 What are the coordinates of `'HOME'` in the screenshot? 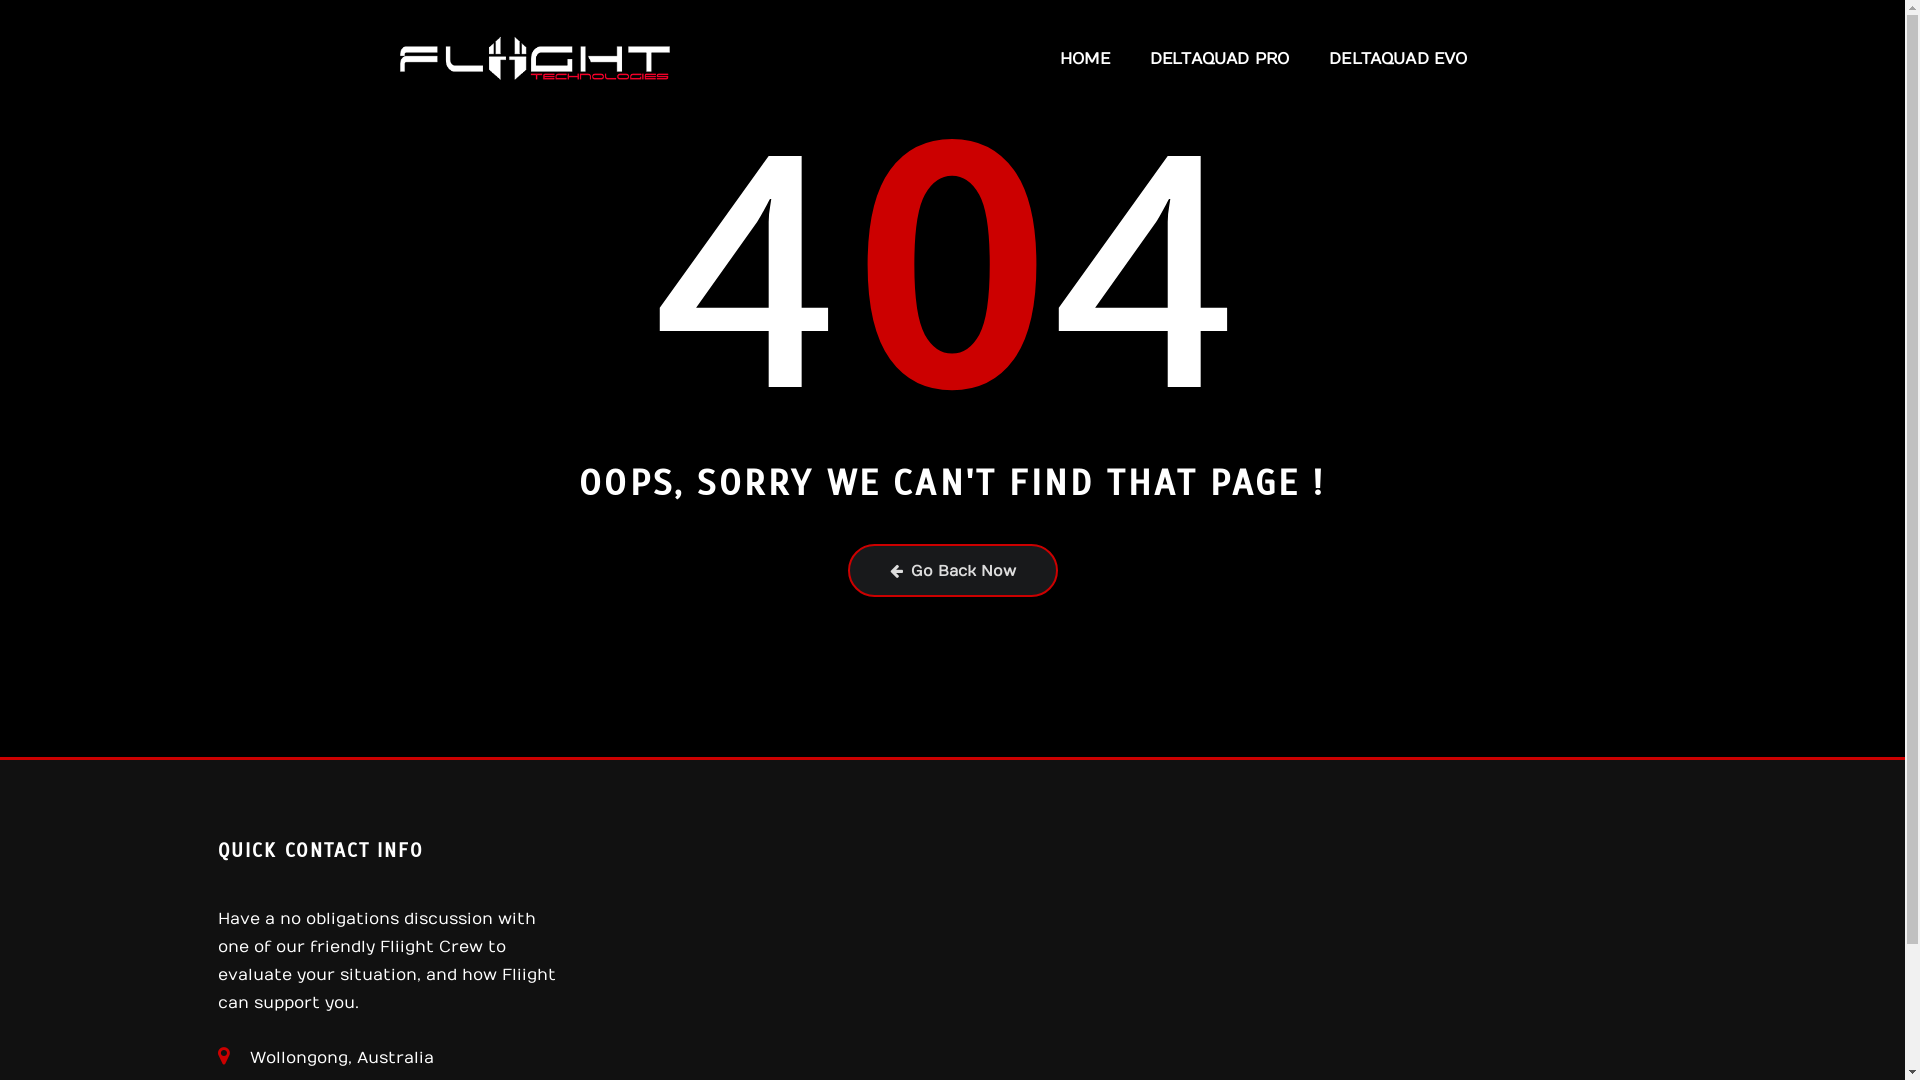 It's located at (1083, 57).